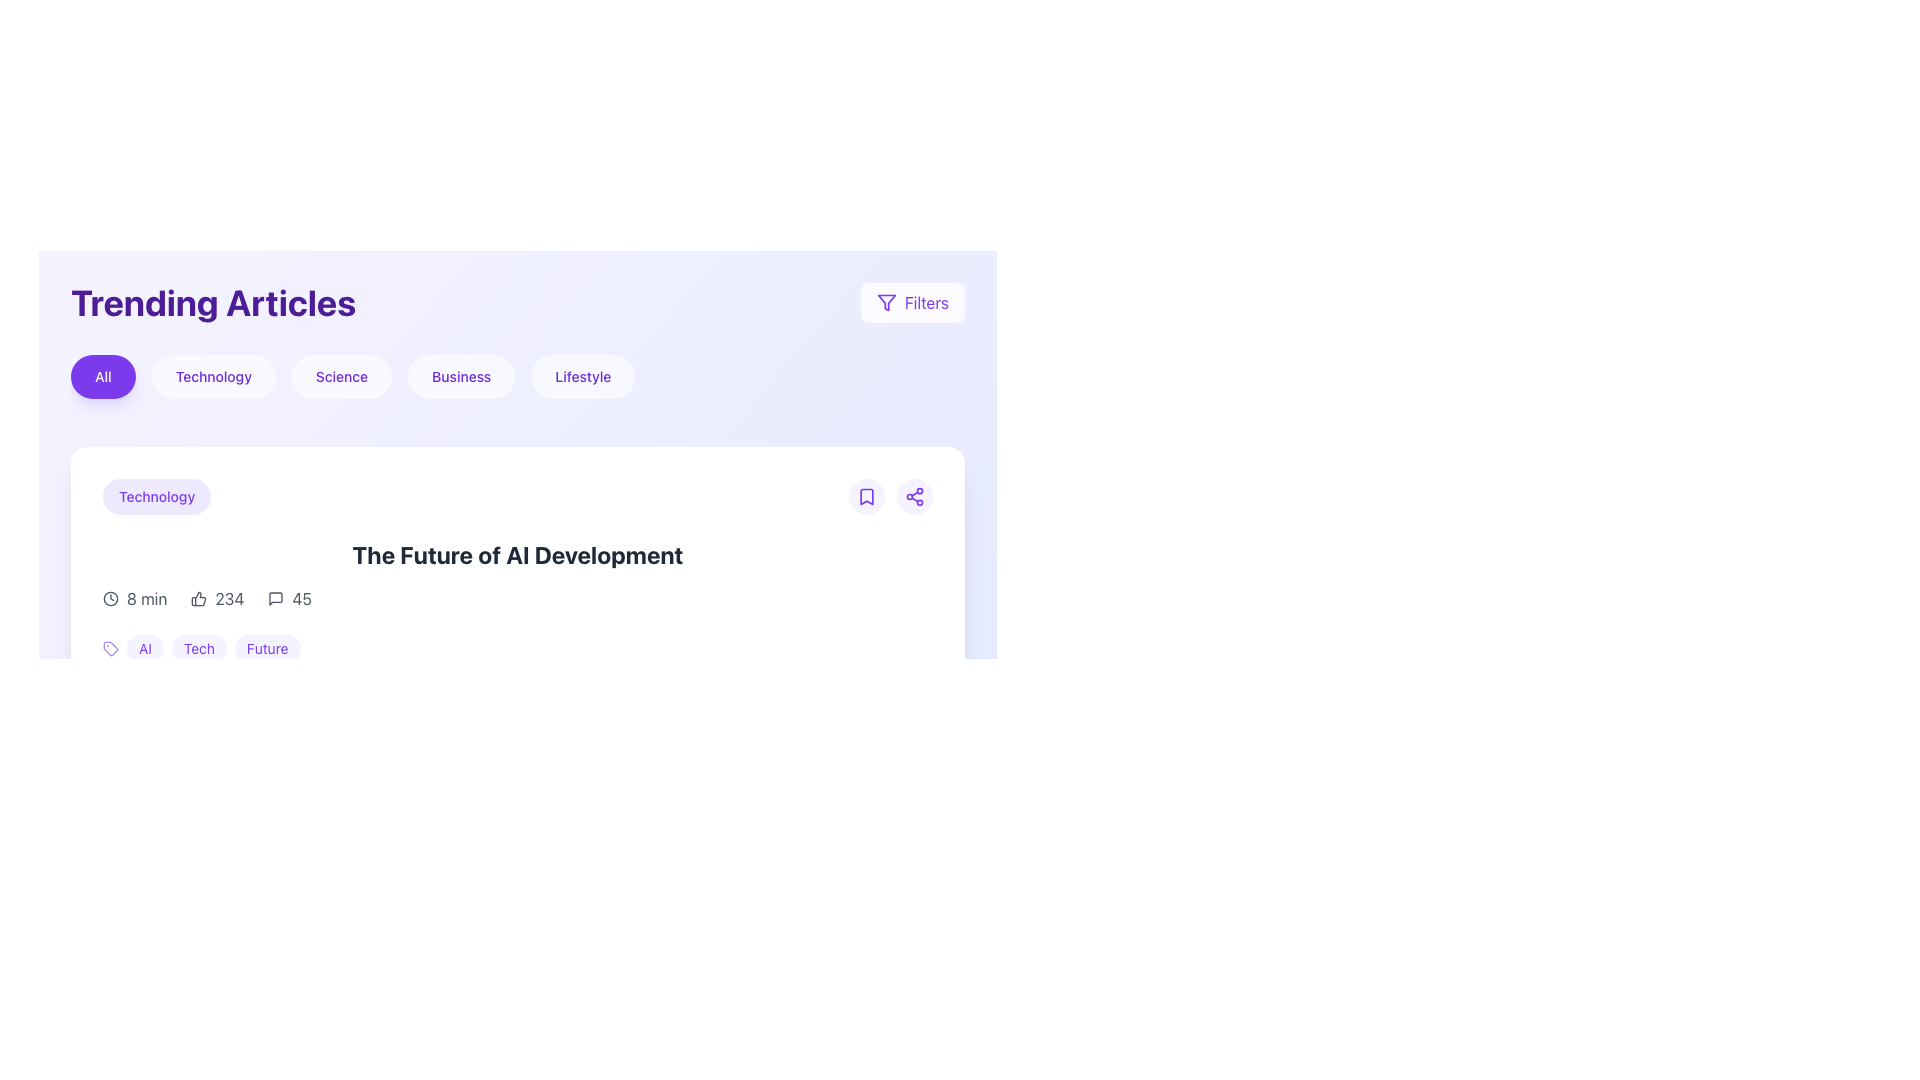  What do you see at coordinates (213, 377) in the screenshot?
I see `the pill-shaped button labeled 'Technology', which is the second button in a horizontal list beneath 'Trending Articles', to change its background color` at bounding box center [213, 377].